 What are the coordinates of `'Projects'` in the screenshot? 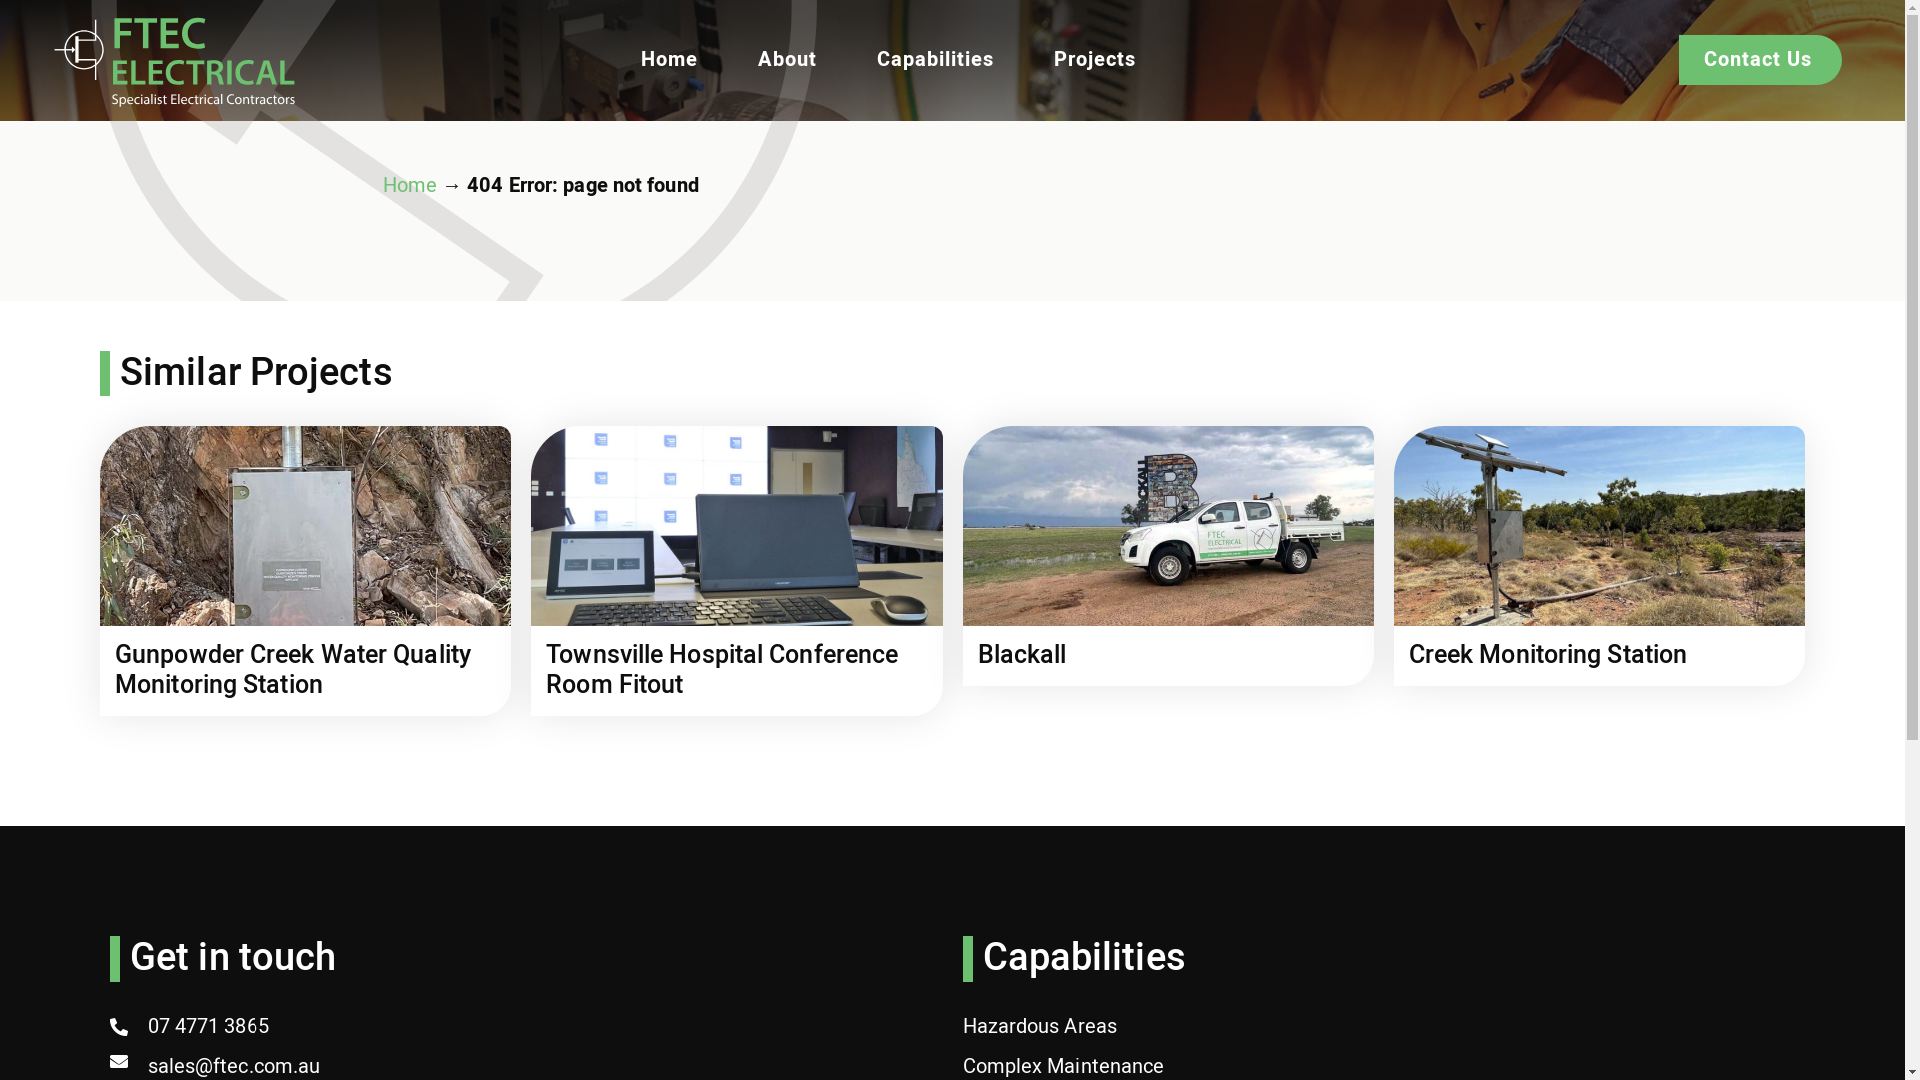 It's located at (1093, 59).